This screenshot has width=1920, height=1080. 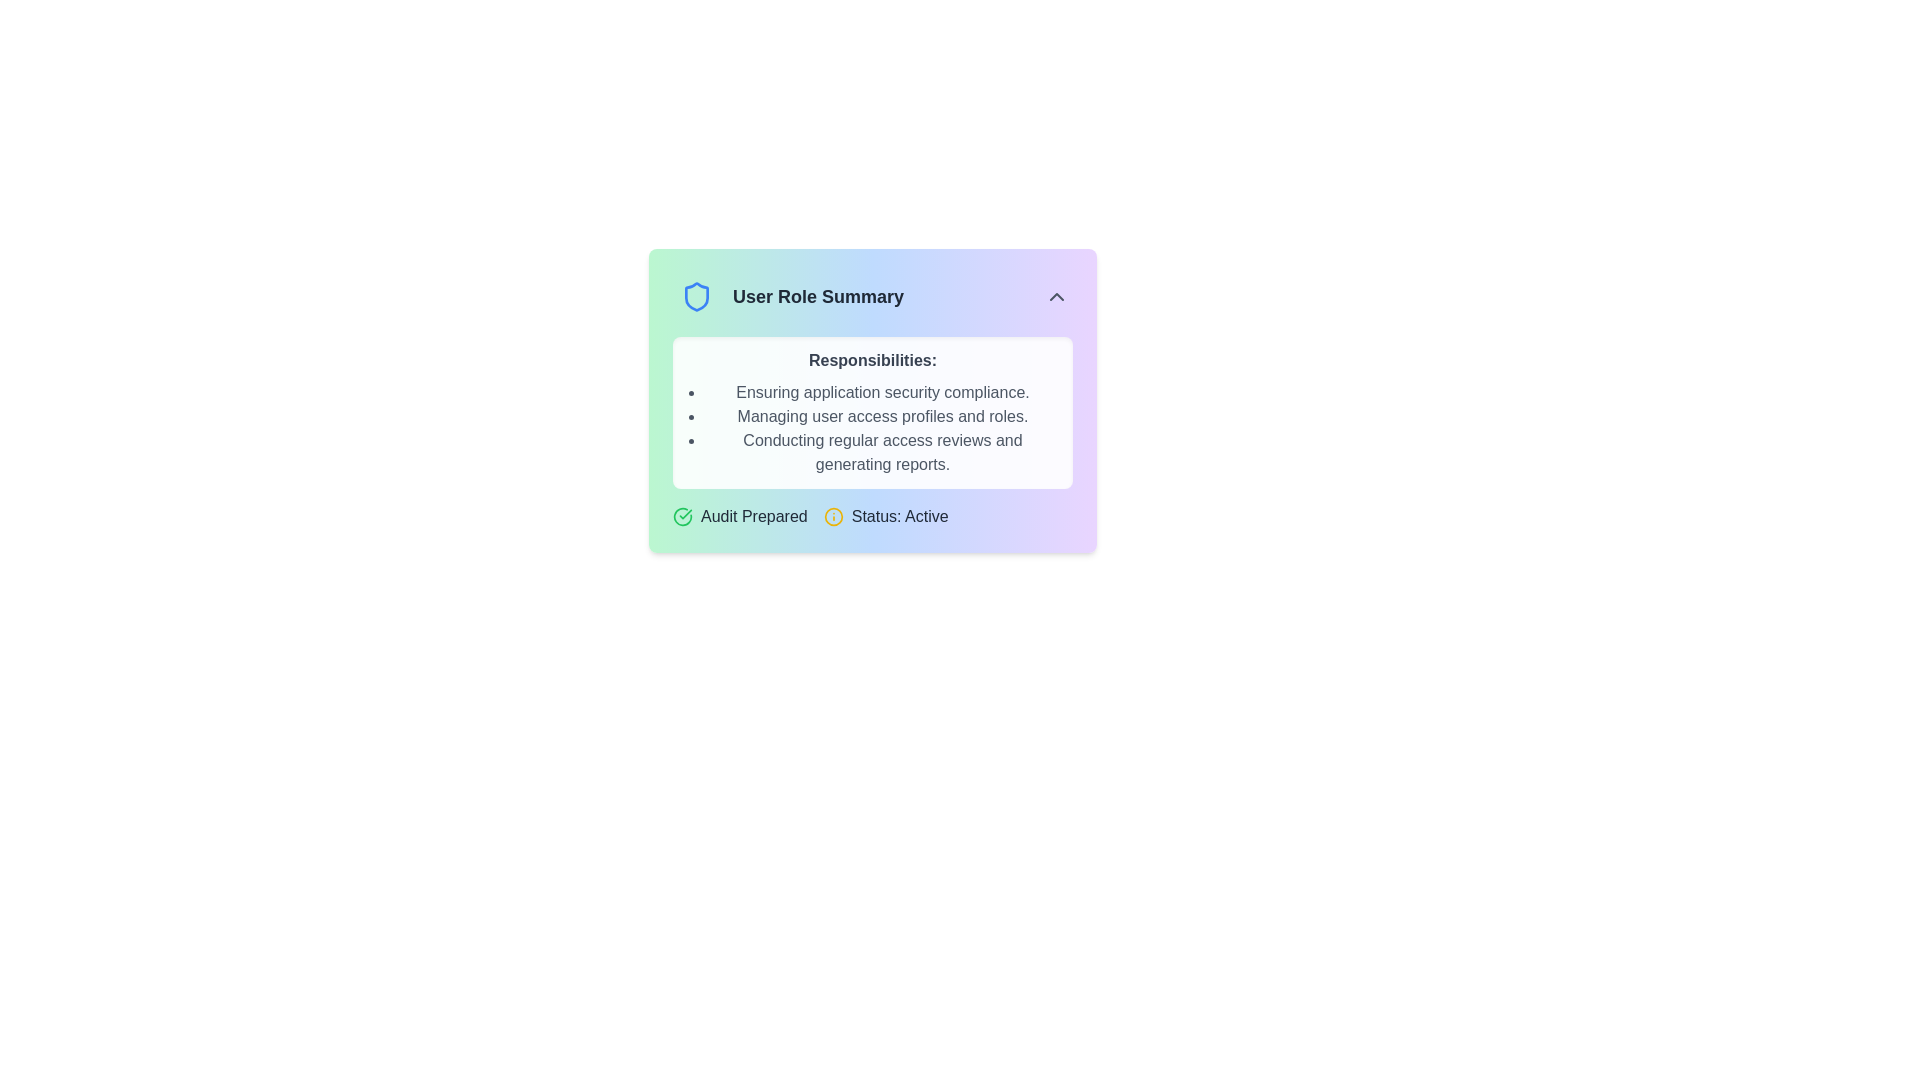 I want to click on the button located in the top-right corner of the 'User Role Summary' section, so click(x=1055, y=297).